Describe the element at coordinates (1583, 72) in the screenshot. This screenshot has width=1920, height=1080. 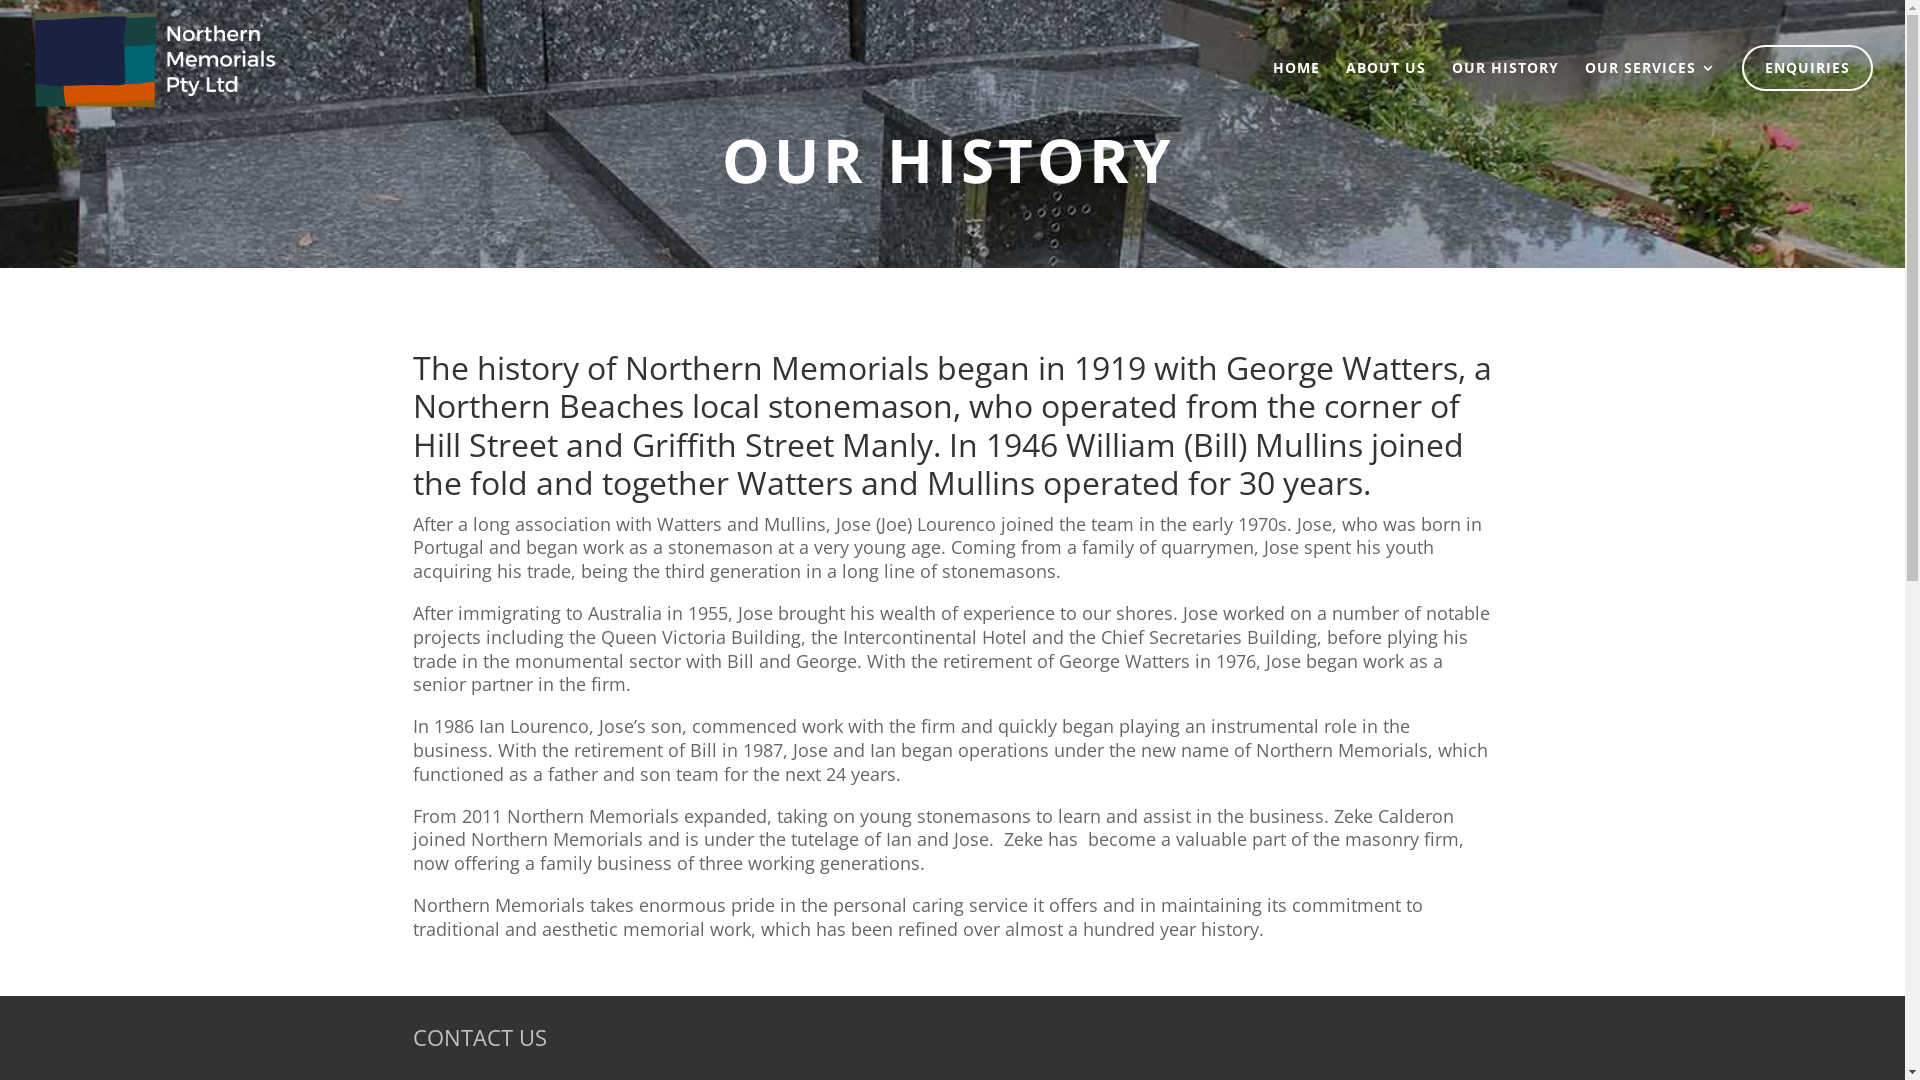
I see `'OUR SERVICES'` at that location.